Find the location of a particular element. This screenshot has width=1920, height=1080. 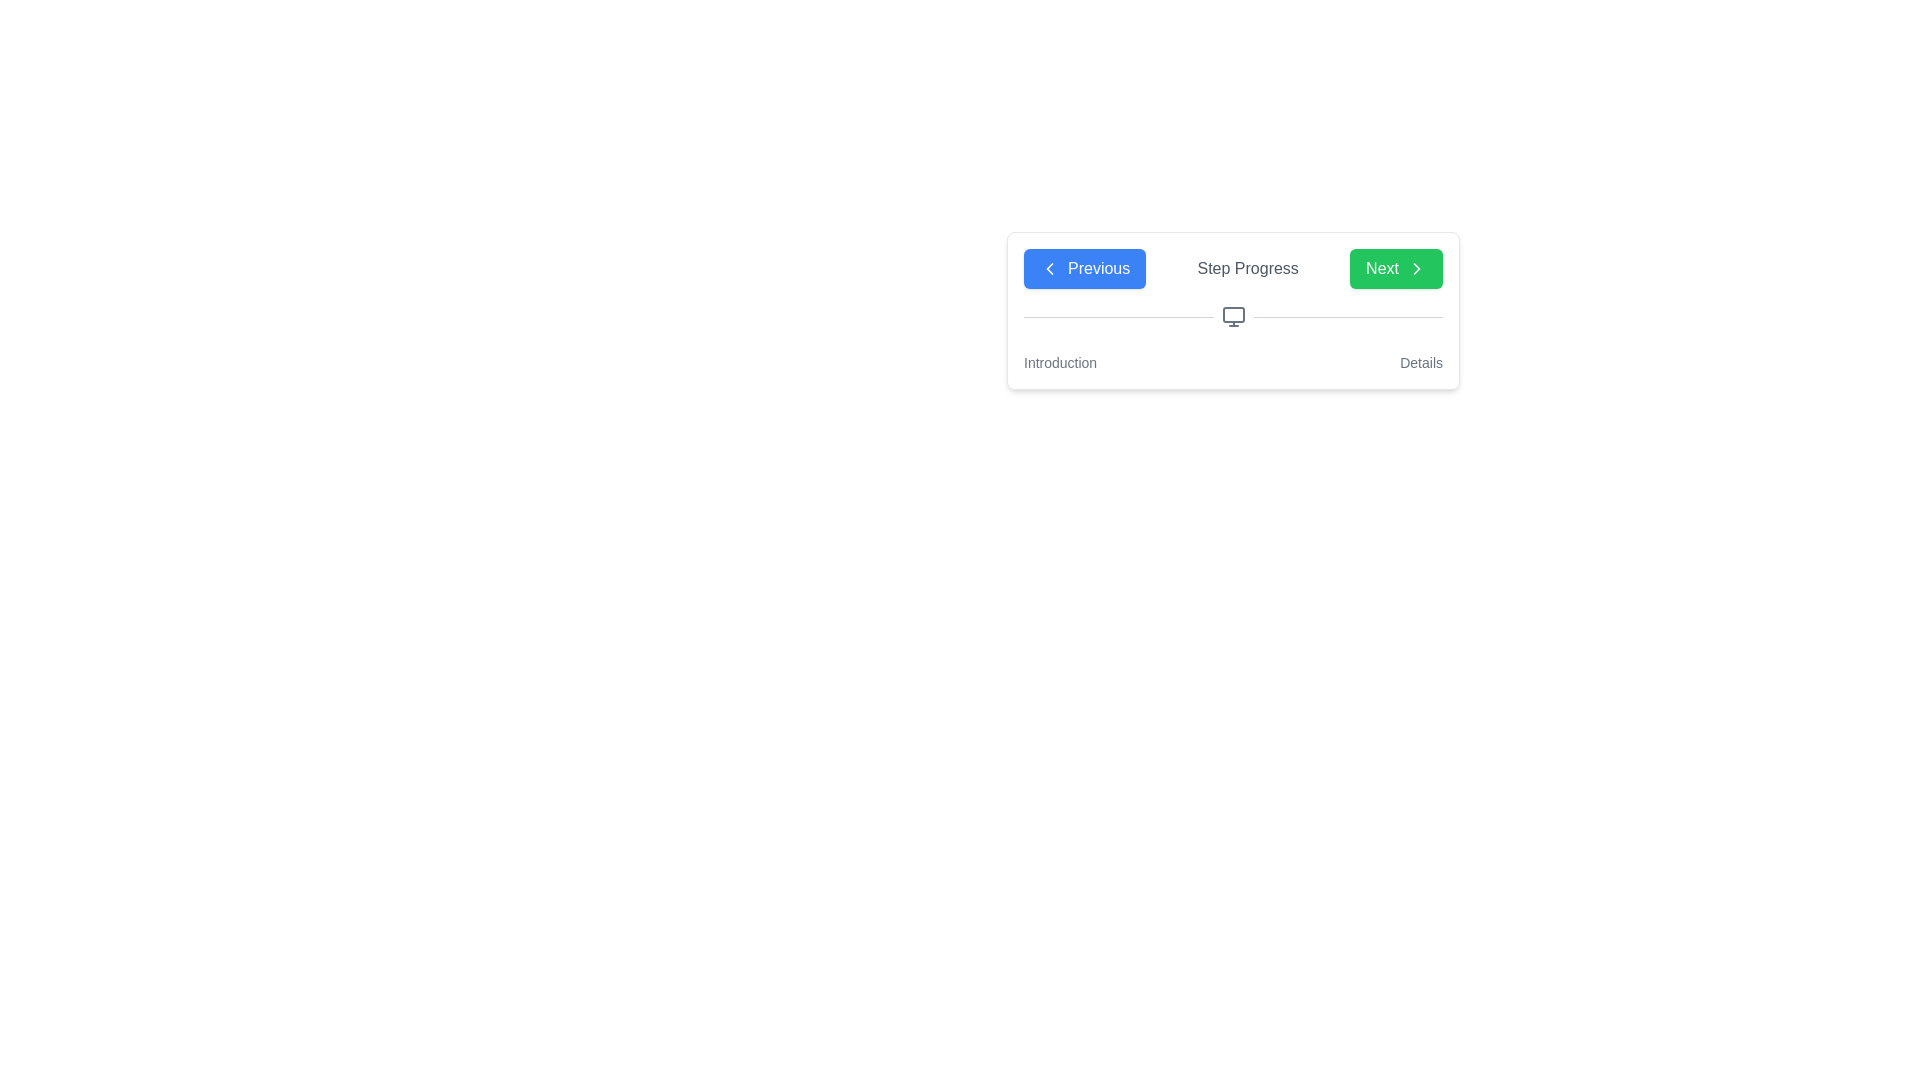

the navigational button located in the top-right corner of the toolbar section, next to the 'Step Progress' label, to observe the hover effect is located at coordinates (1395, 268).